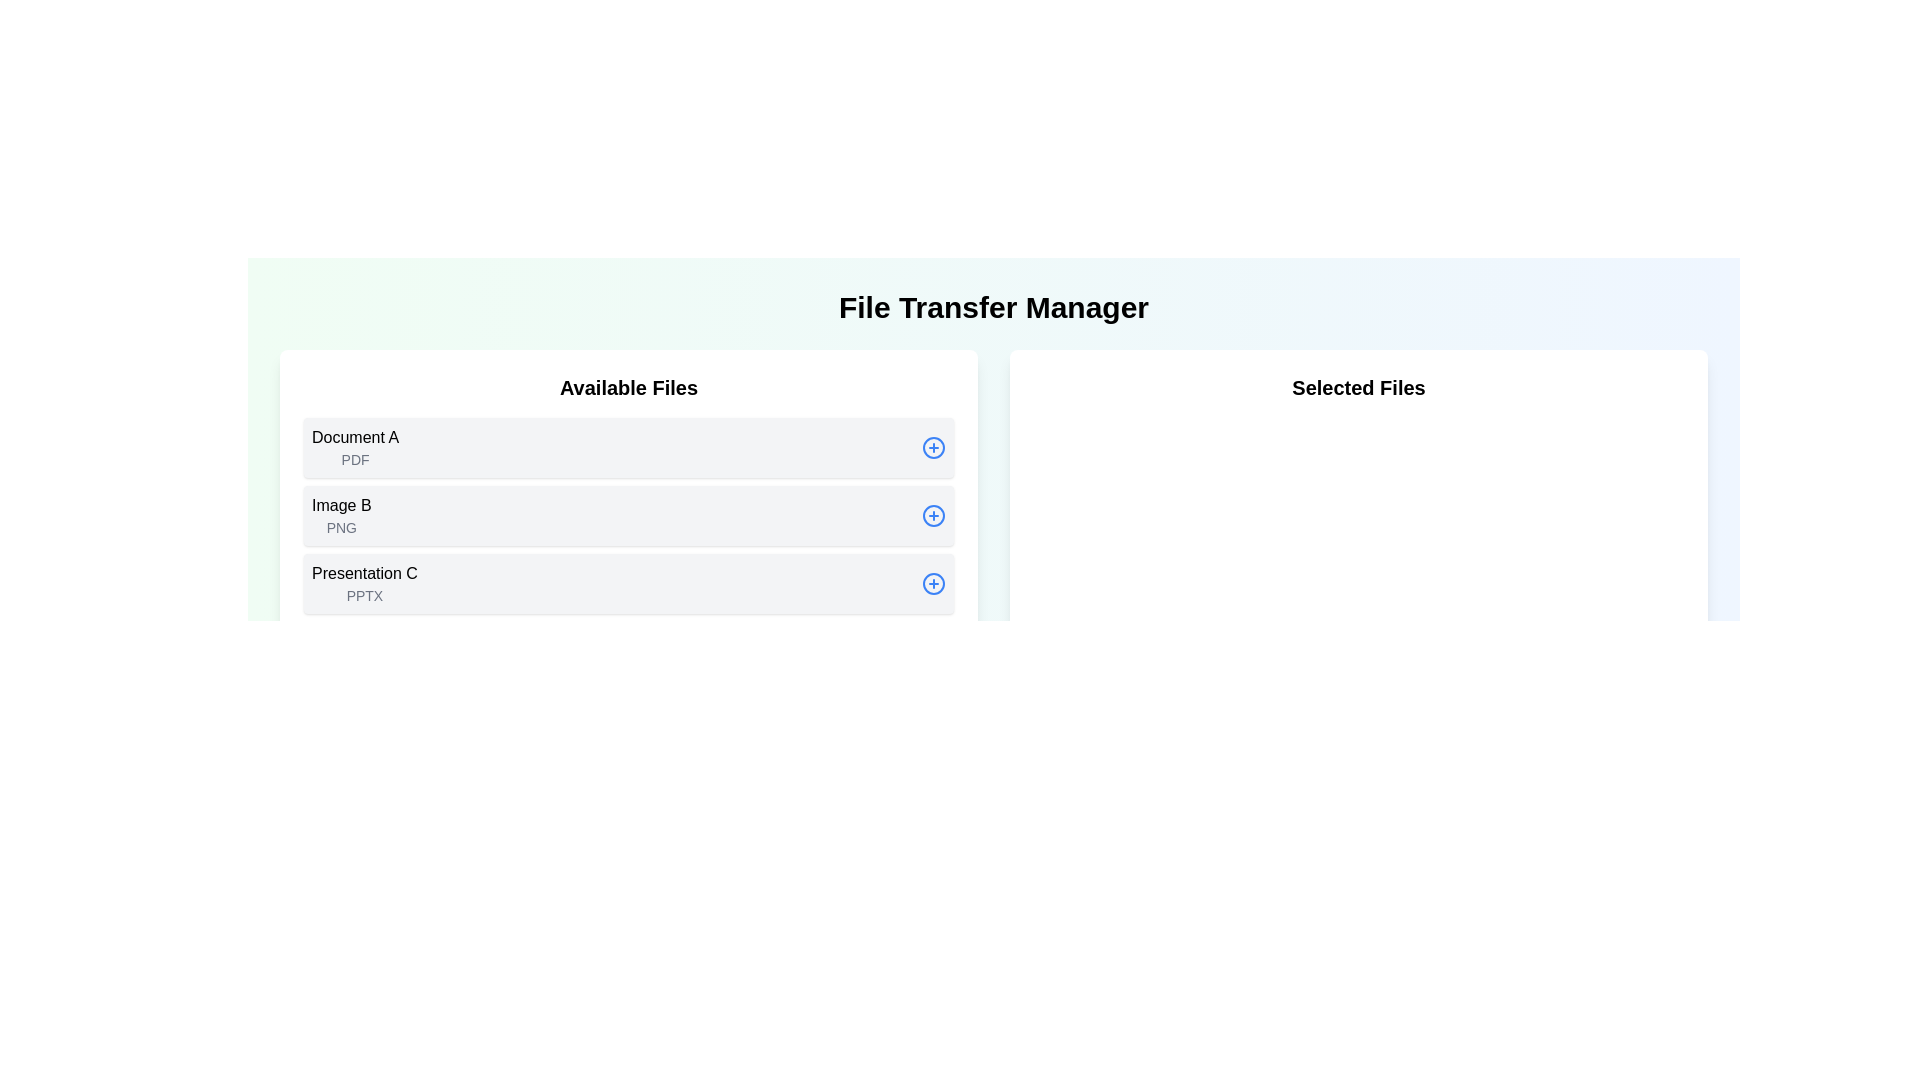 This screenshot has width=1920, height=1080. I want to click on the Text Label that identifies a file entry in the second row of the 'Available Files' column, located above 'PNG' and below 'Document A', so click(341, 504).